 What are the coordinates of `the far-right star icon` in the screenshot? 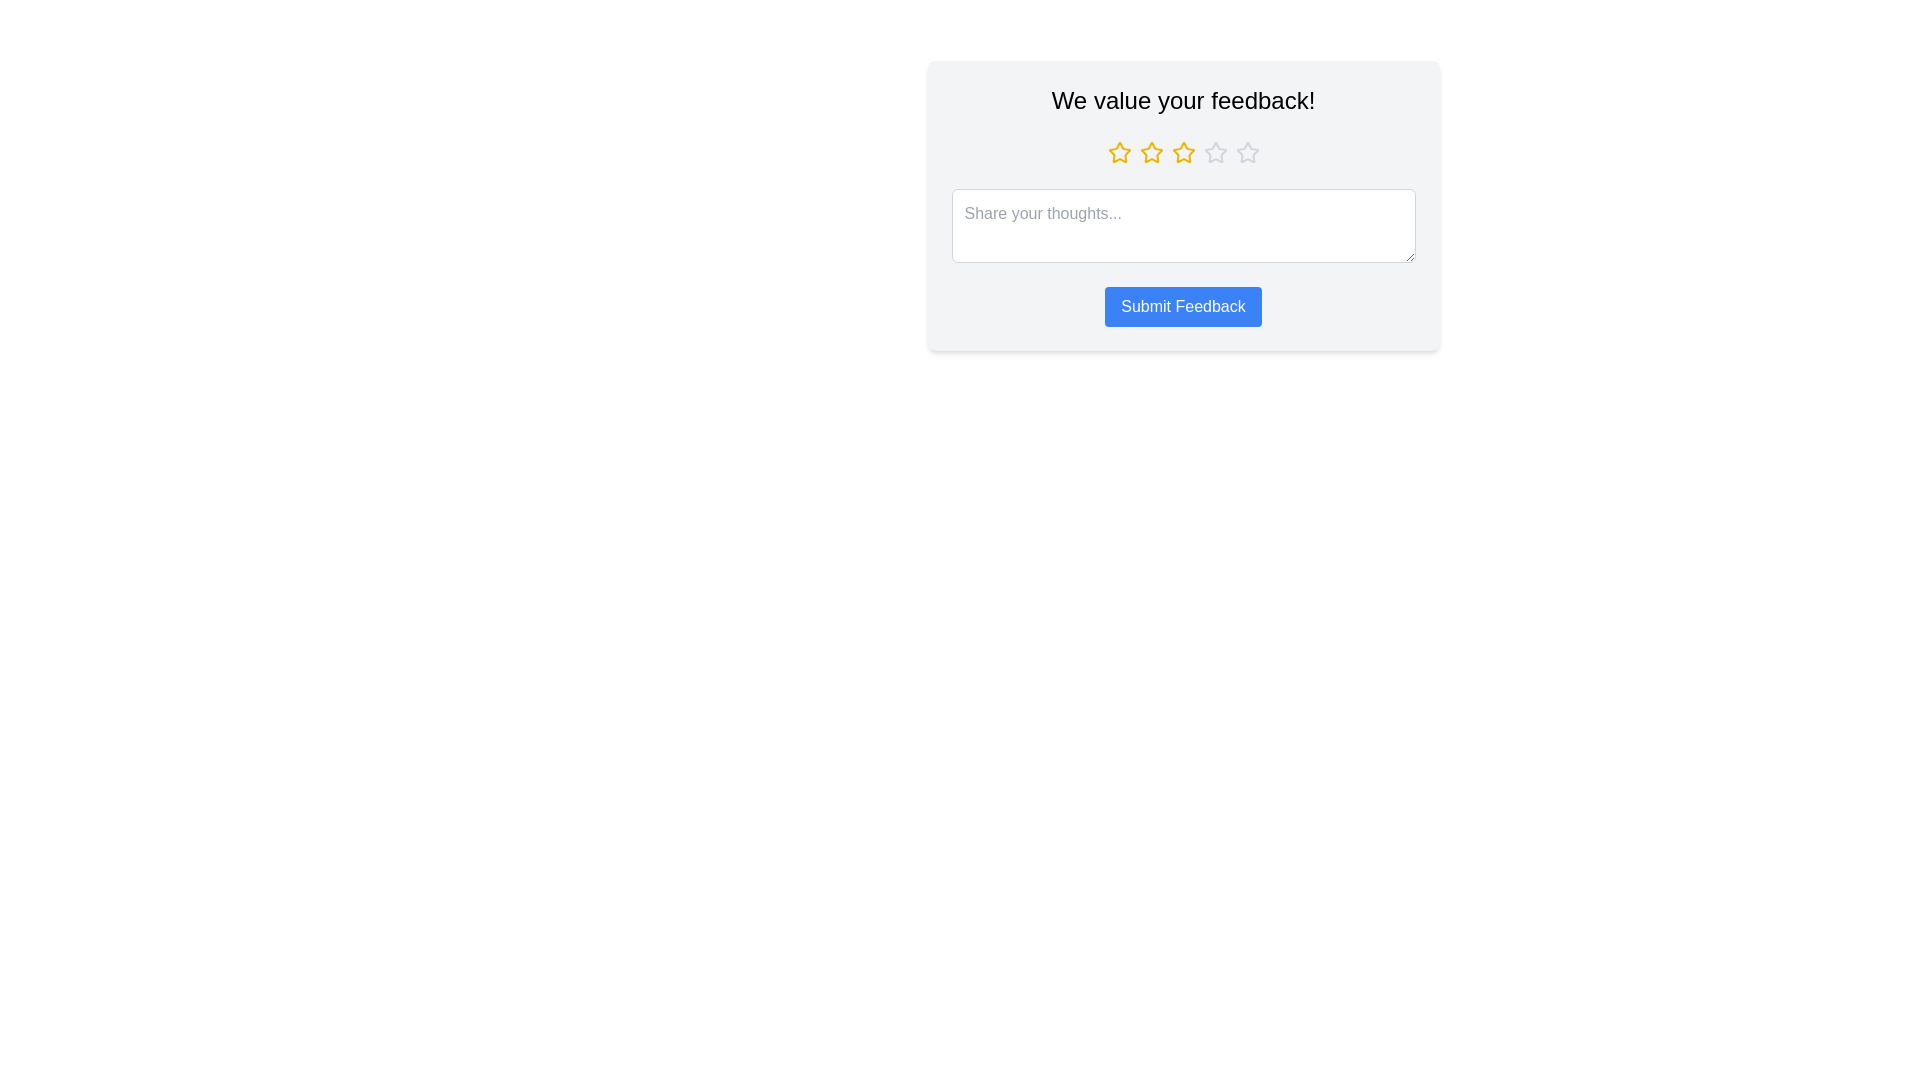 It's located at (1246, 151).